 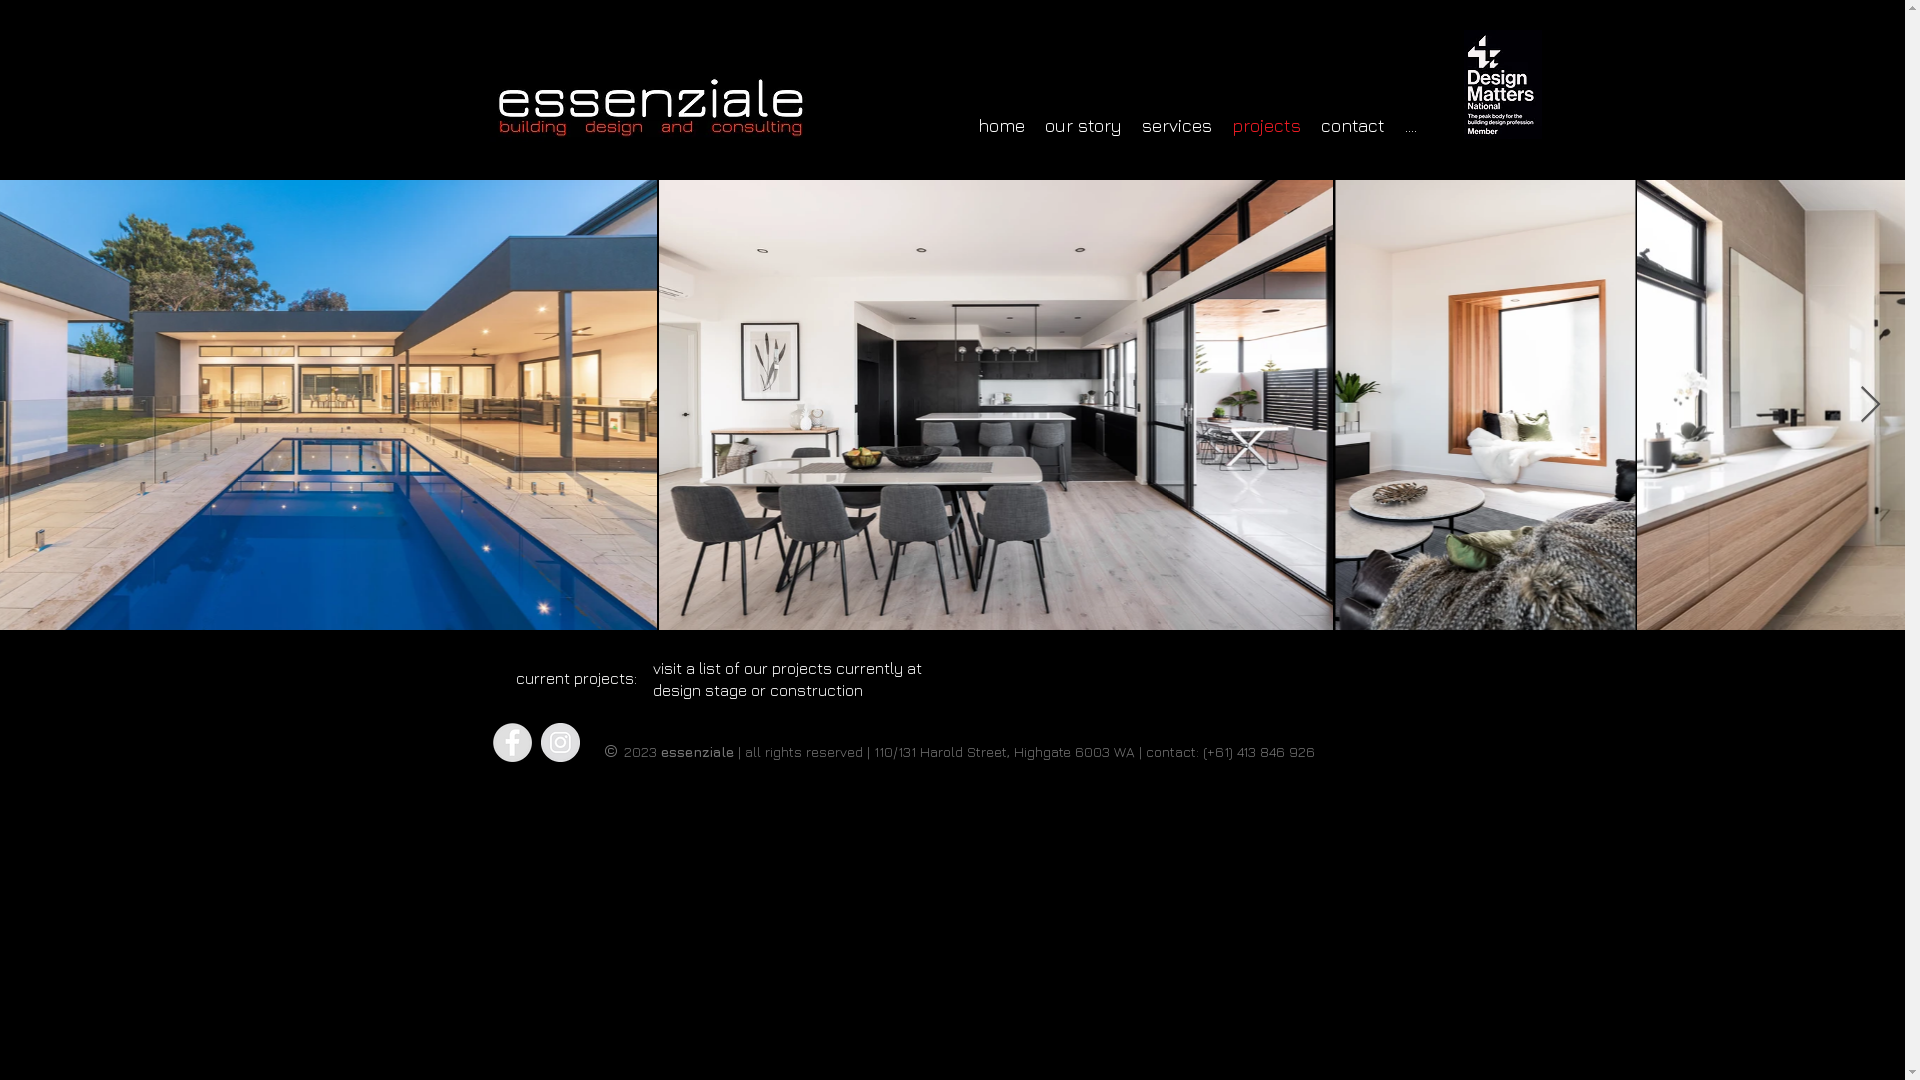 What do you see at coordinates (575, 677) in the screenshot?
I see `'current projects:'` at bounding box center [575, 677].